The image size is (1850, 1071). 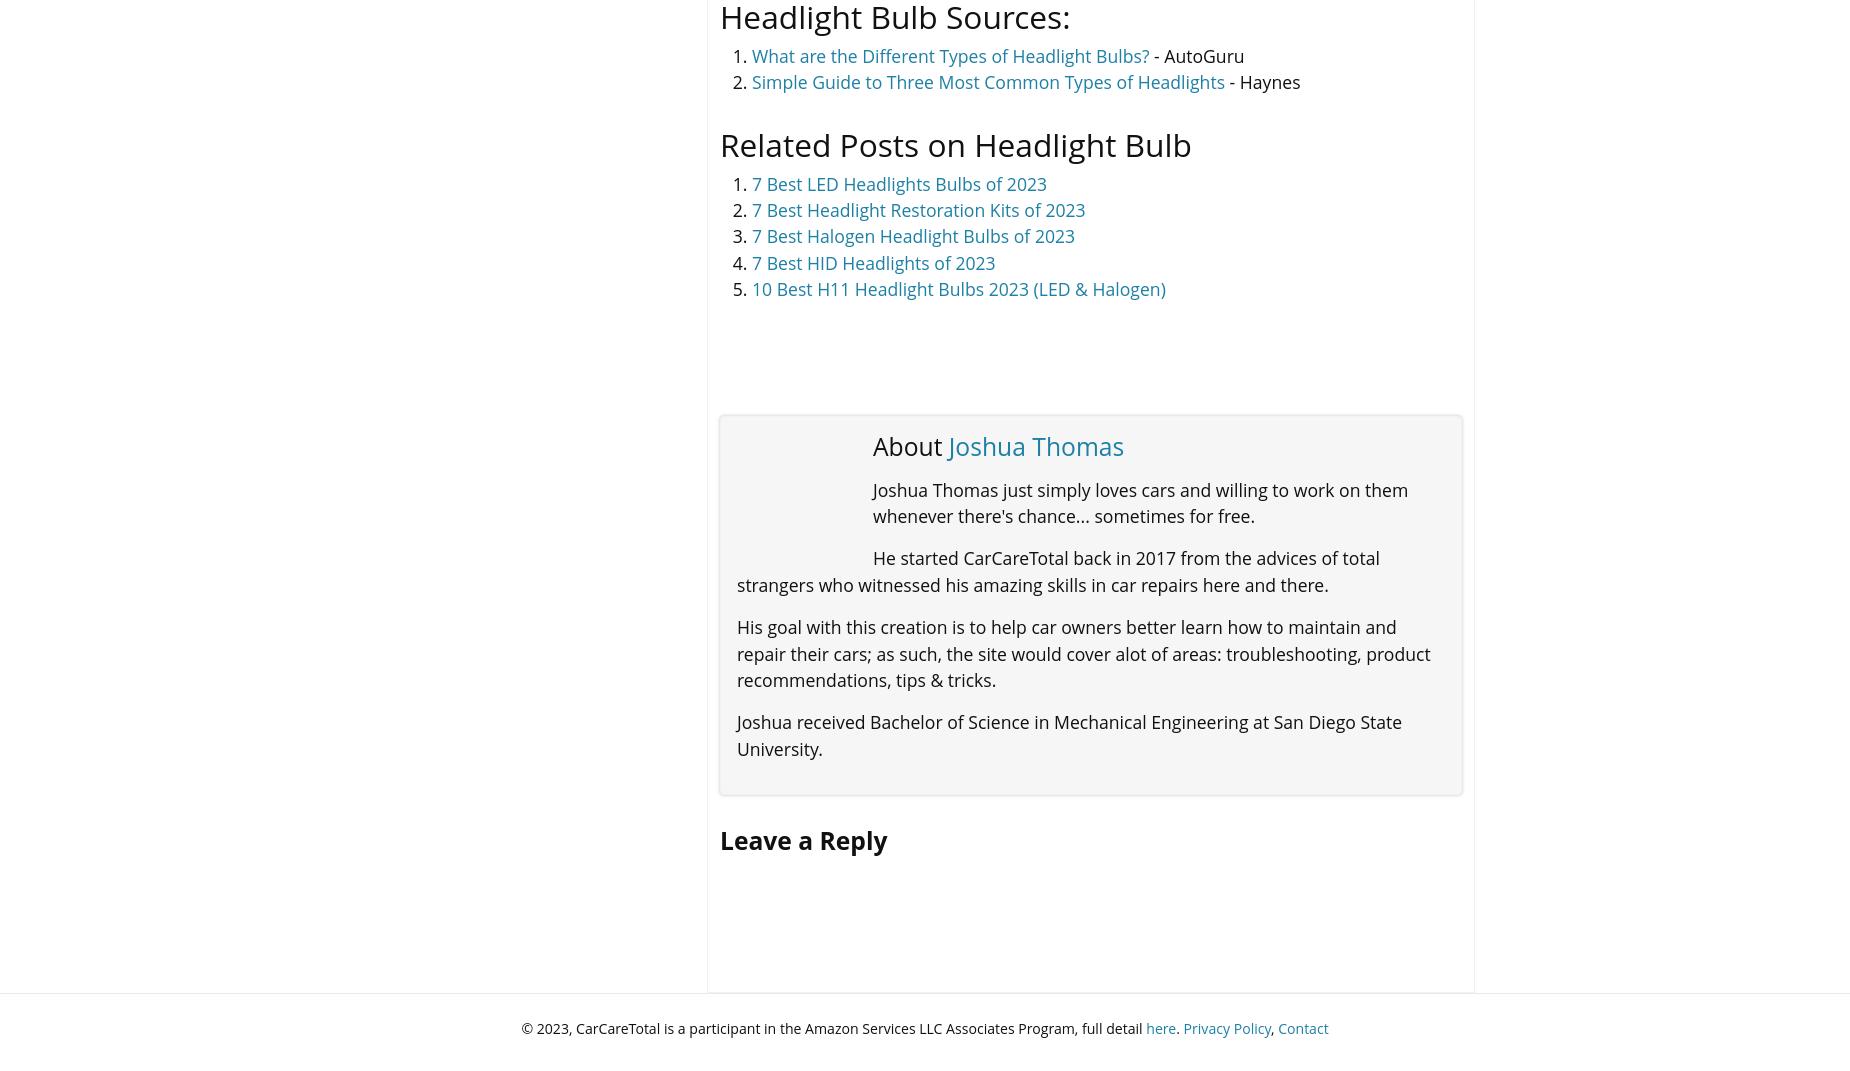 I want to click on 'Related Posts on Headlight Bulb', so click(x=954, y=143).